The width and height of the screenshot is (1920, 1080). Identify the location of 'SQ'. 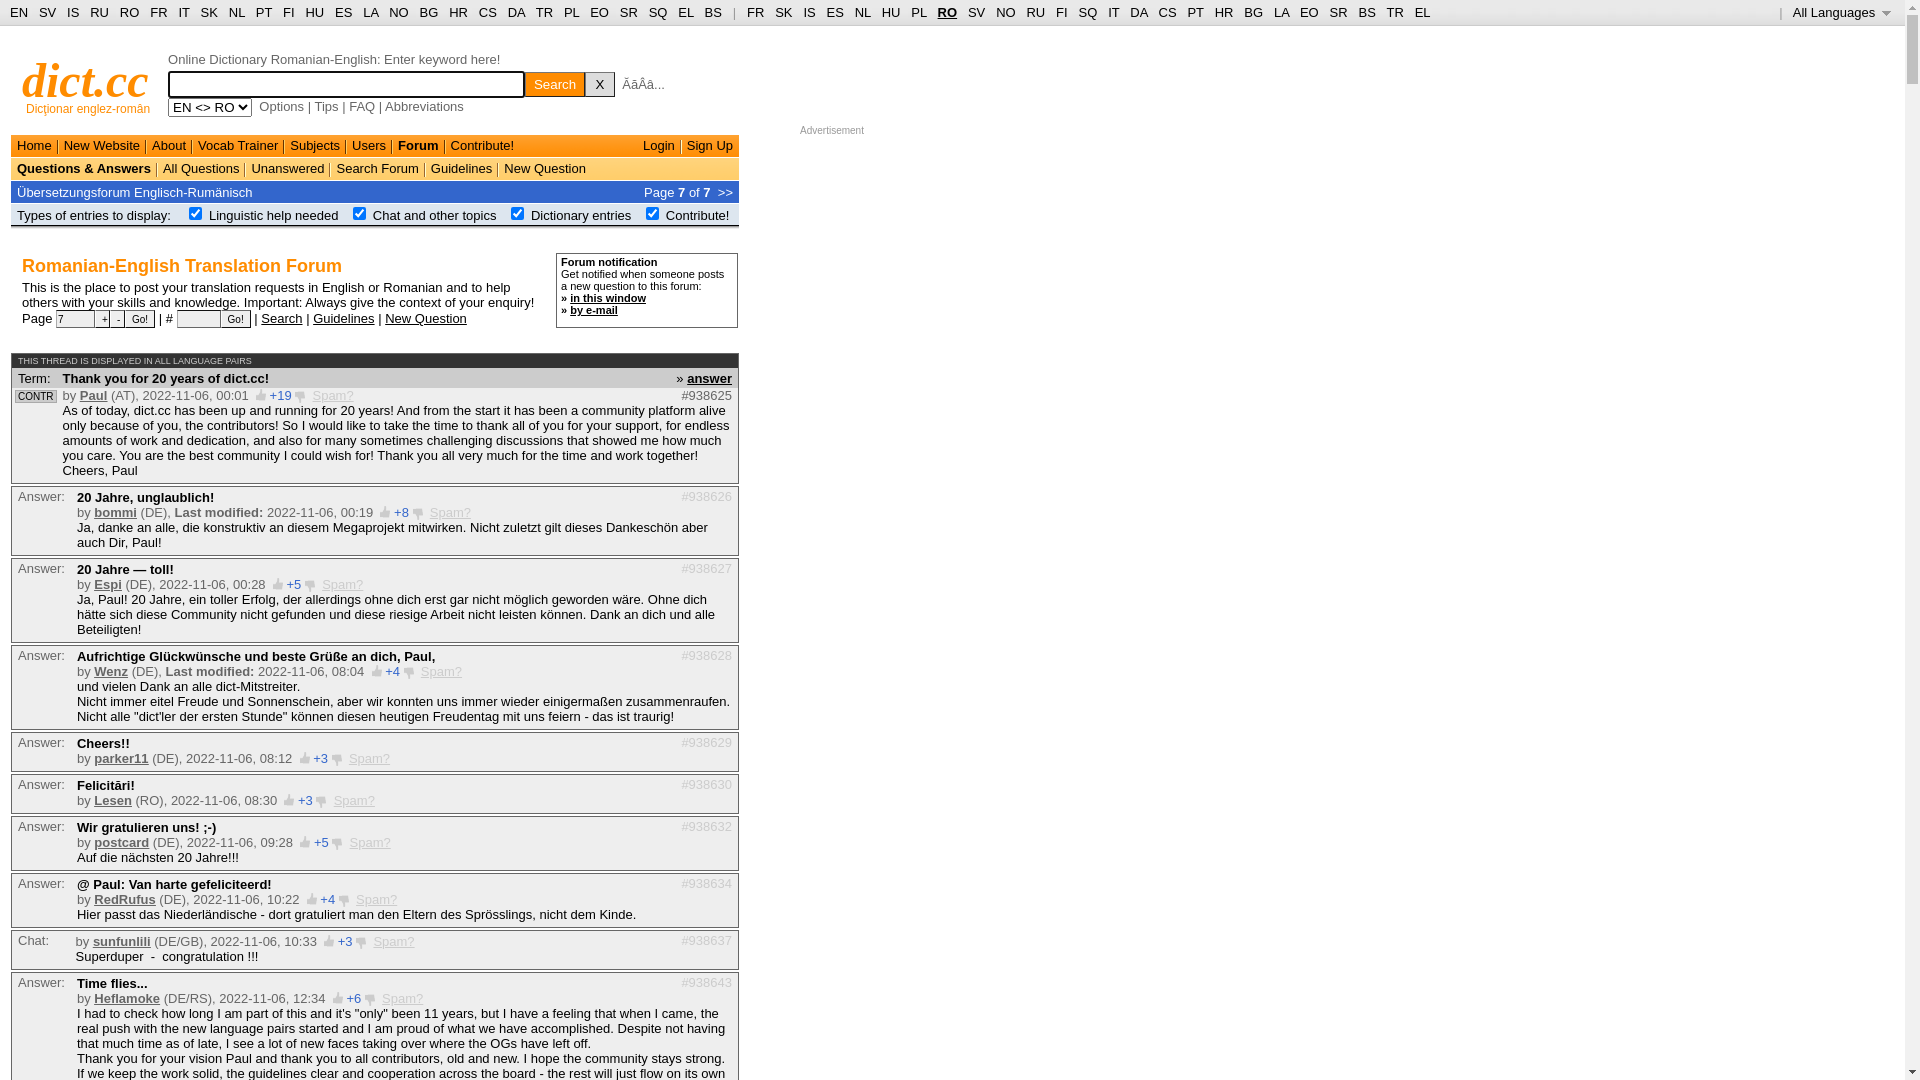
(648, 12).